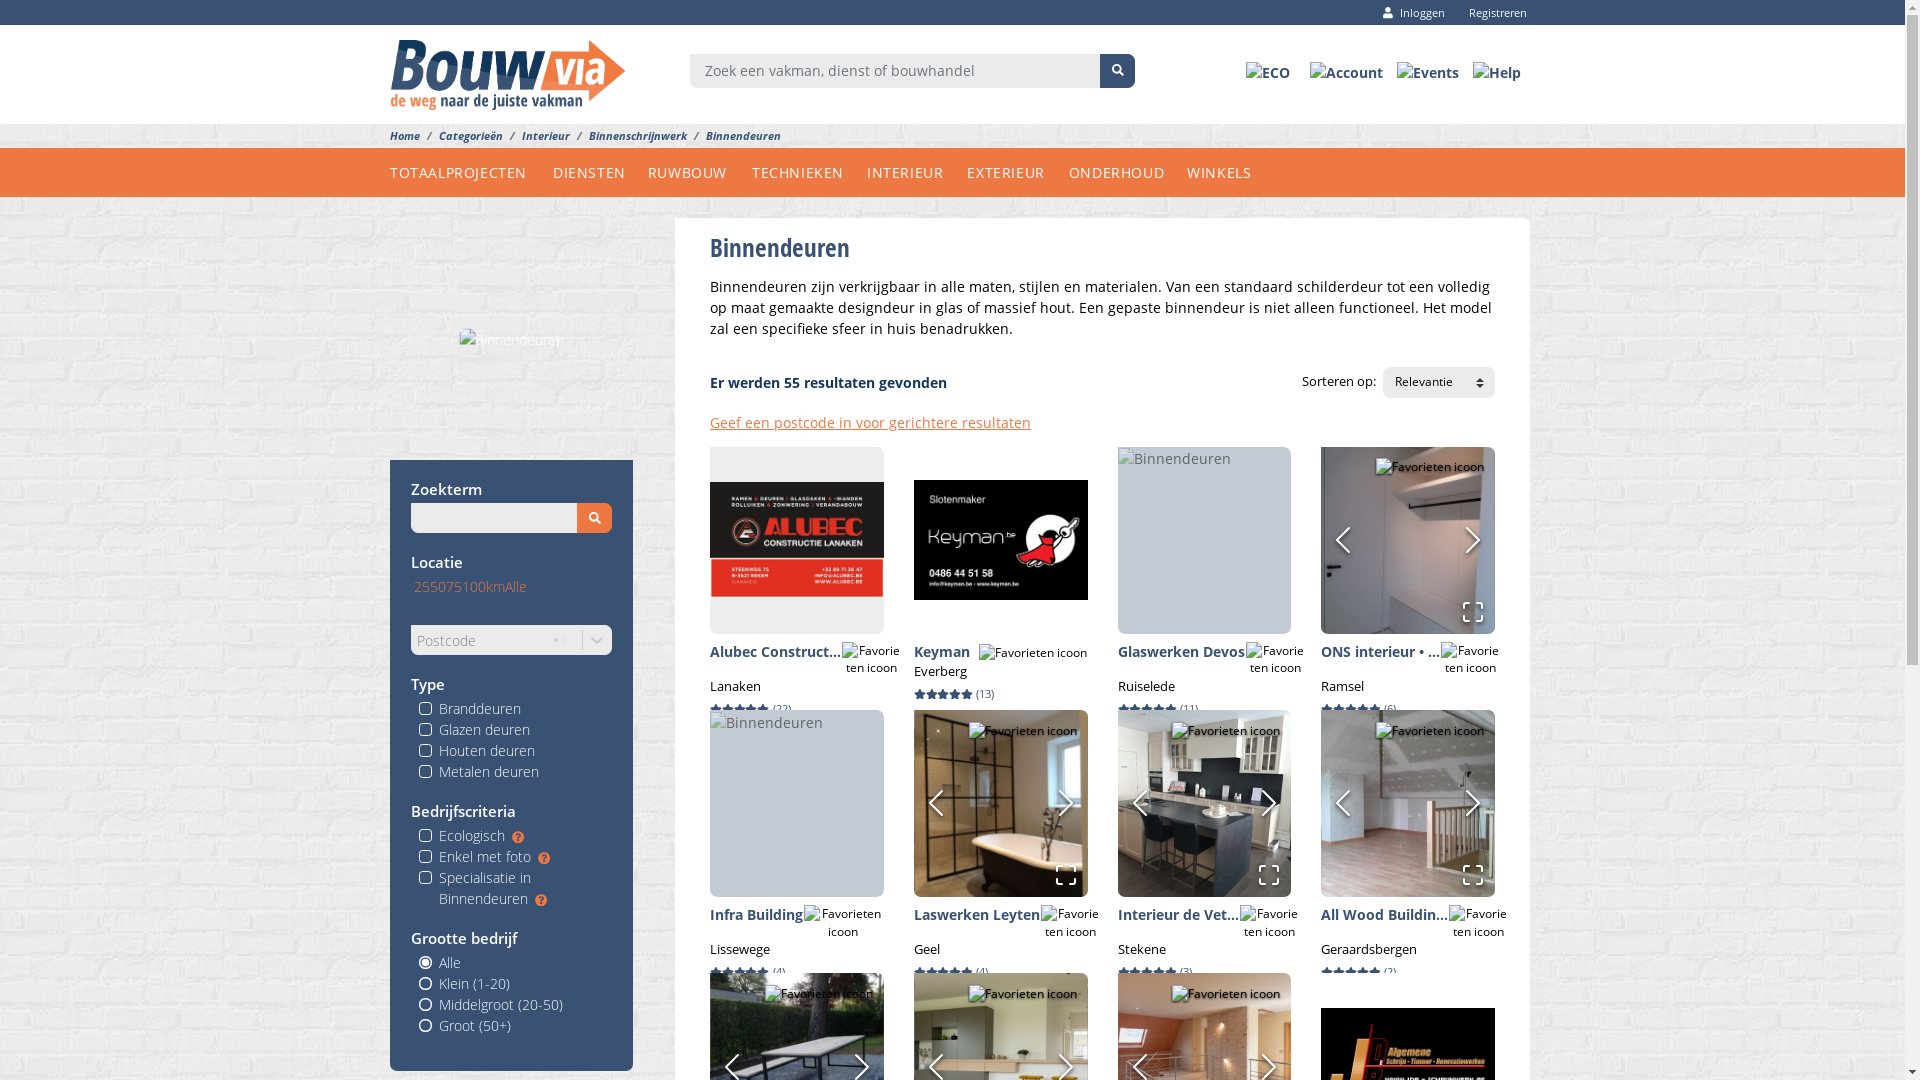 The width and height of the screenshot is (1920, 1080). What do you see at coordinates (1181, 651) in the screenshot?
I see `'Glaswerken Devos'` at bounding box center [1181, 651].